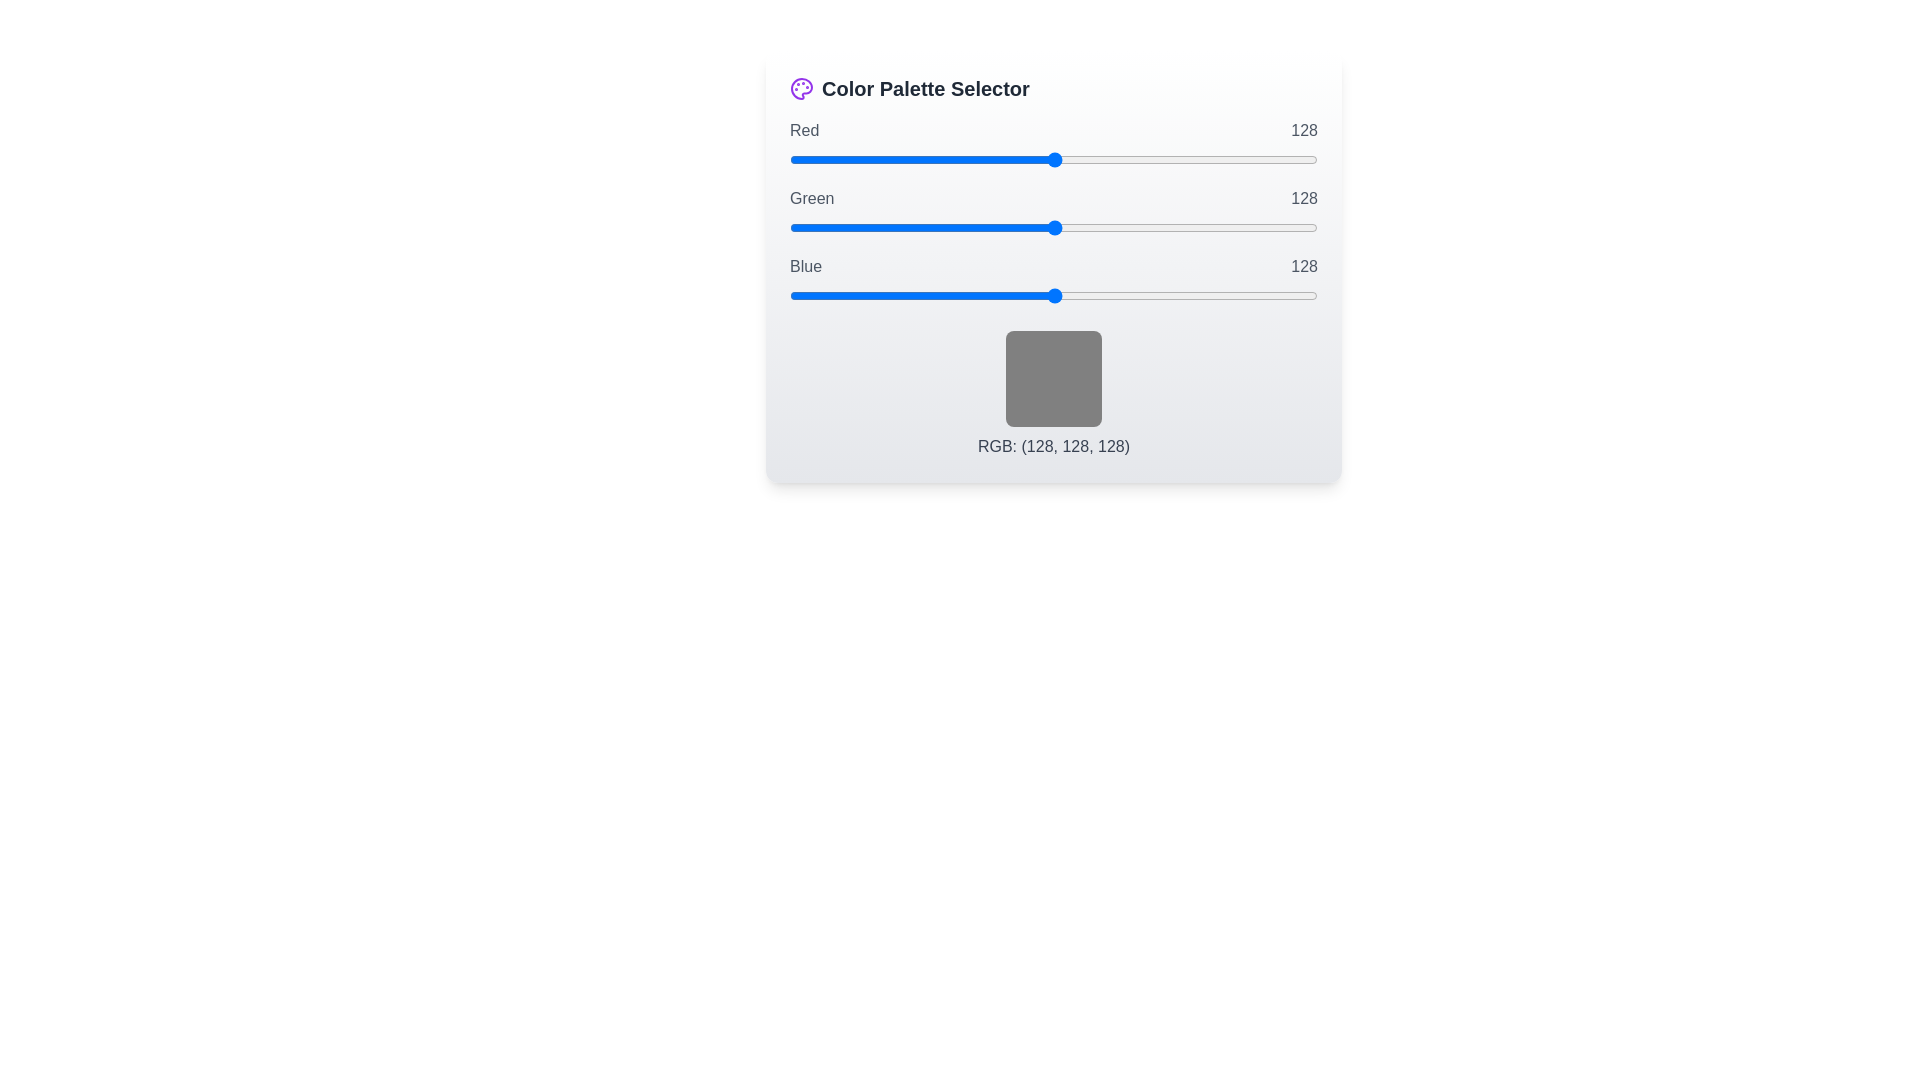 This screenshot has height=1080, width=1920. I want to click on the green slider to set its value to 107, so click(1011, 226).